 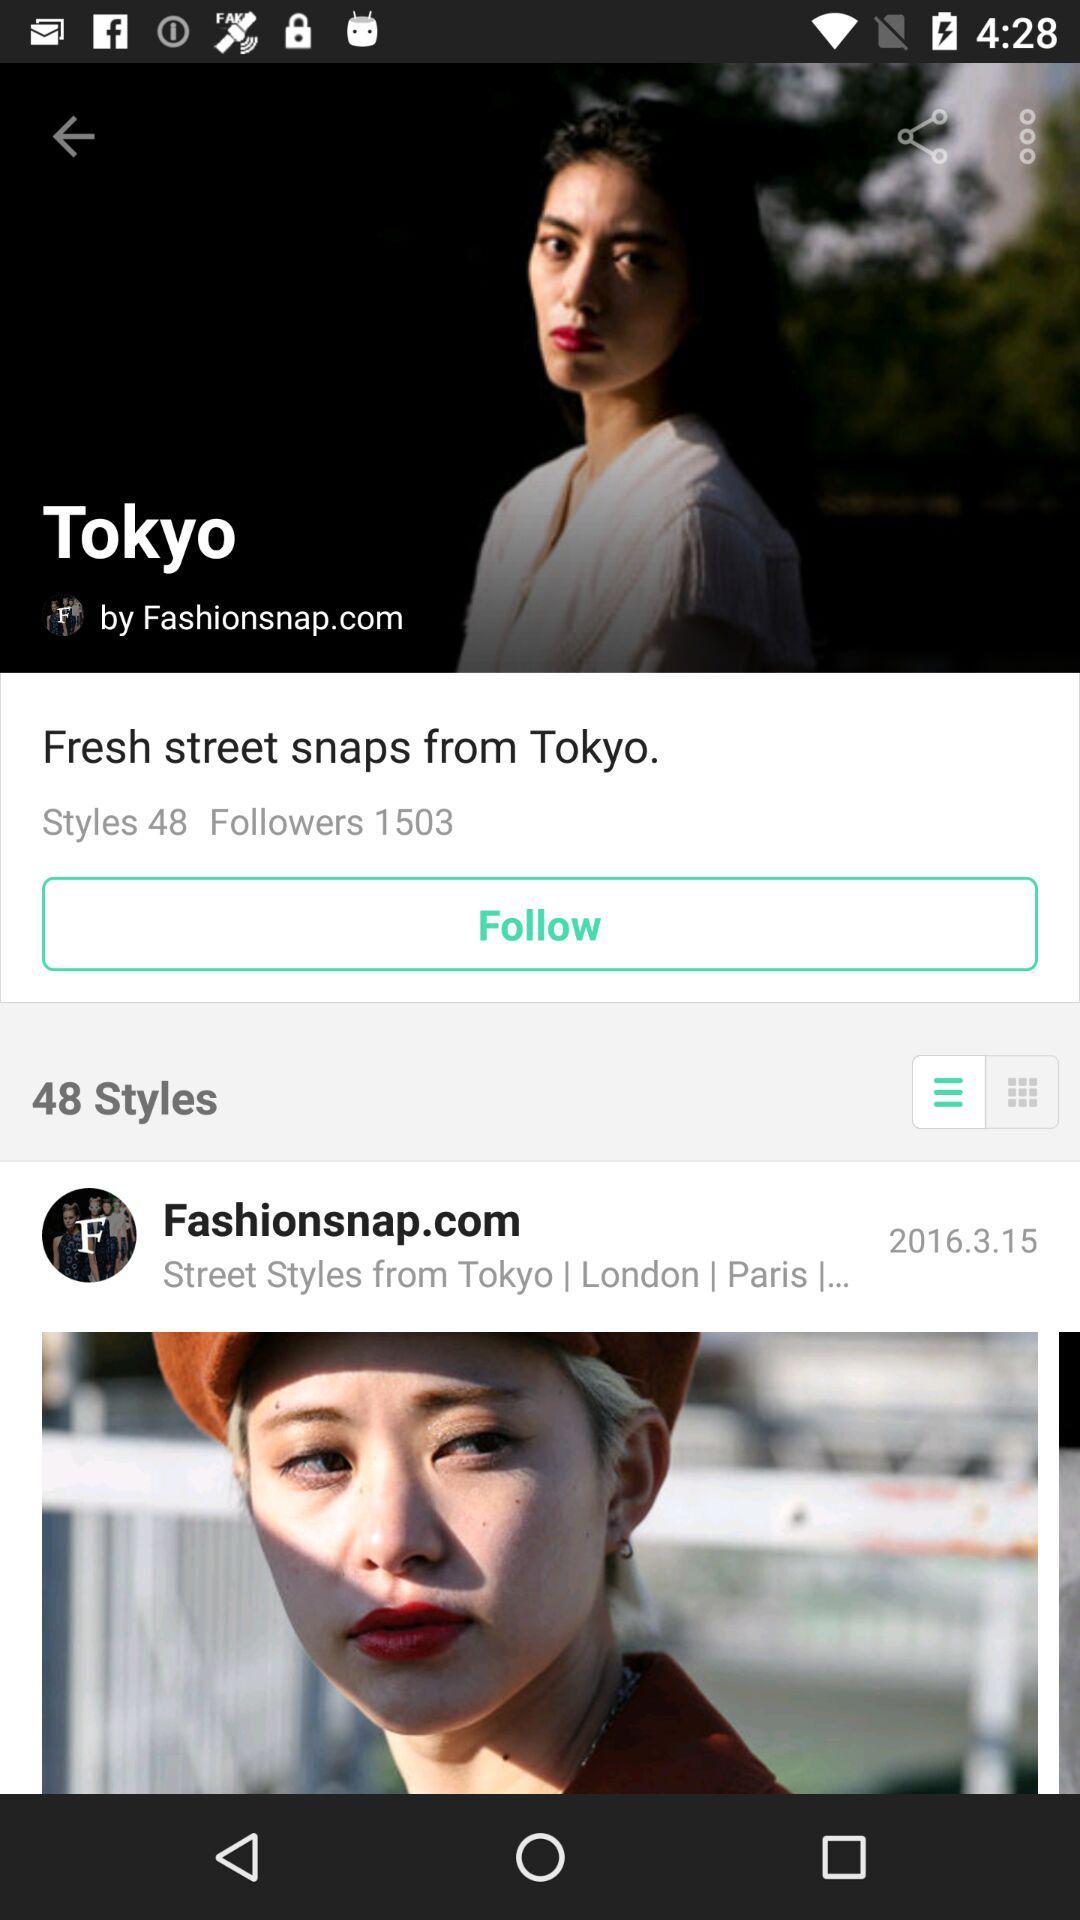 I want to click on change view to tiled, so click(x=1022, y=1090).